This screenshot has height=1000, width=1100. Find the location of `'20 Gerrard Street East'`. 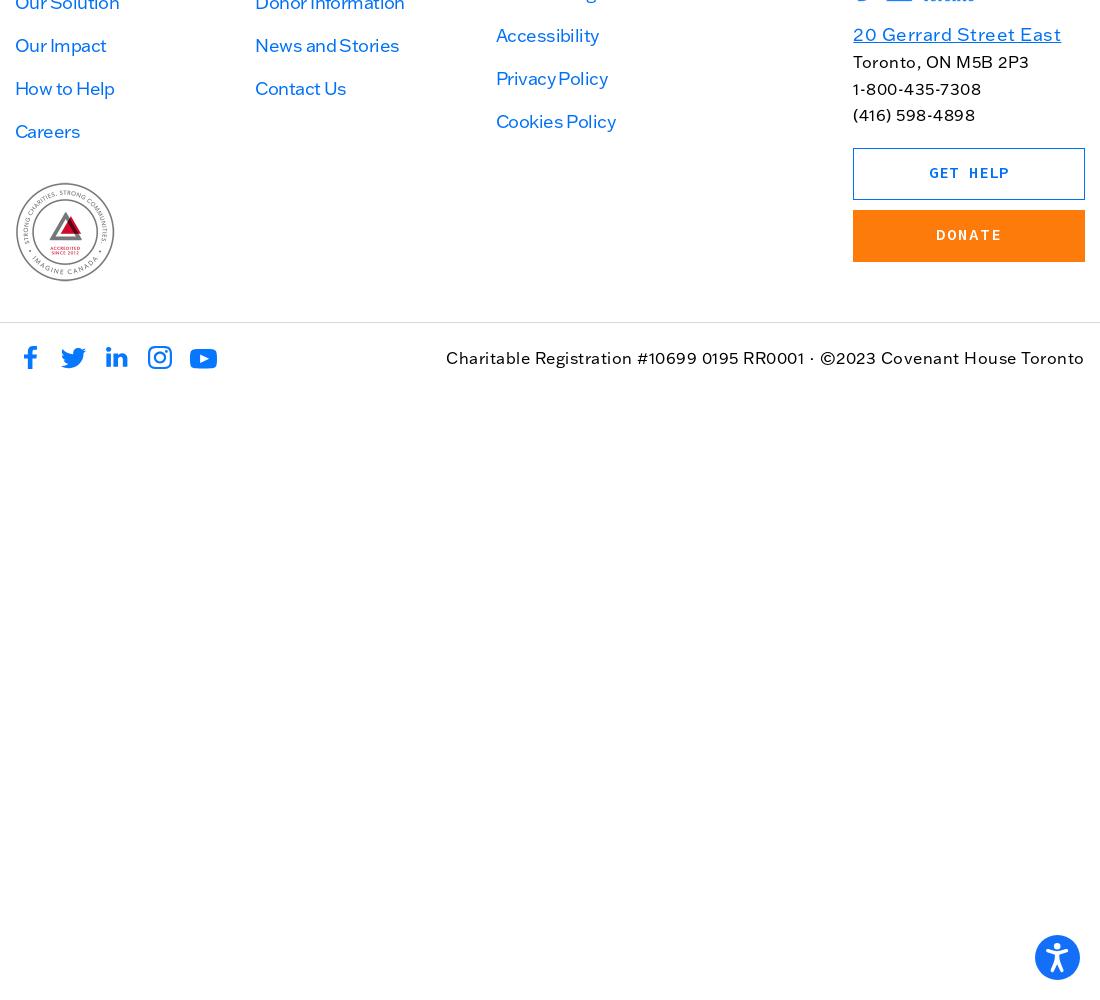

'20 Gerrard Street East' is located at coordinates (957, 33).